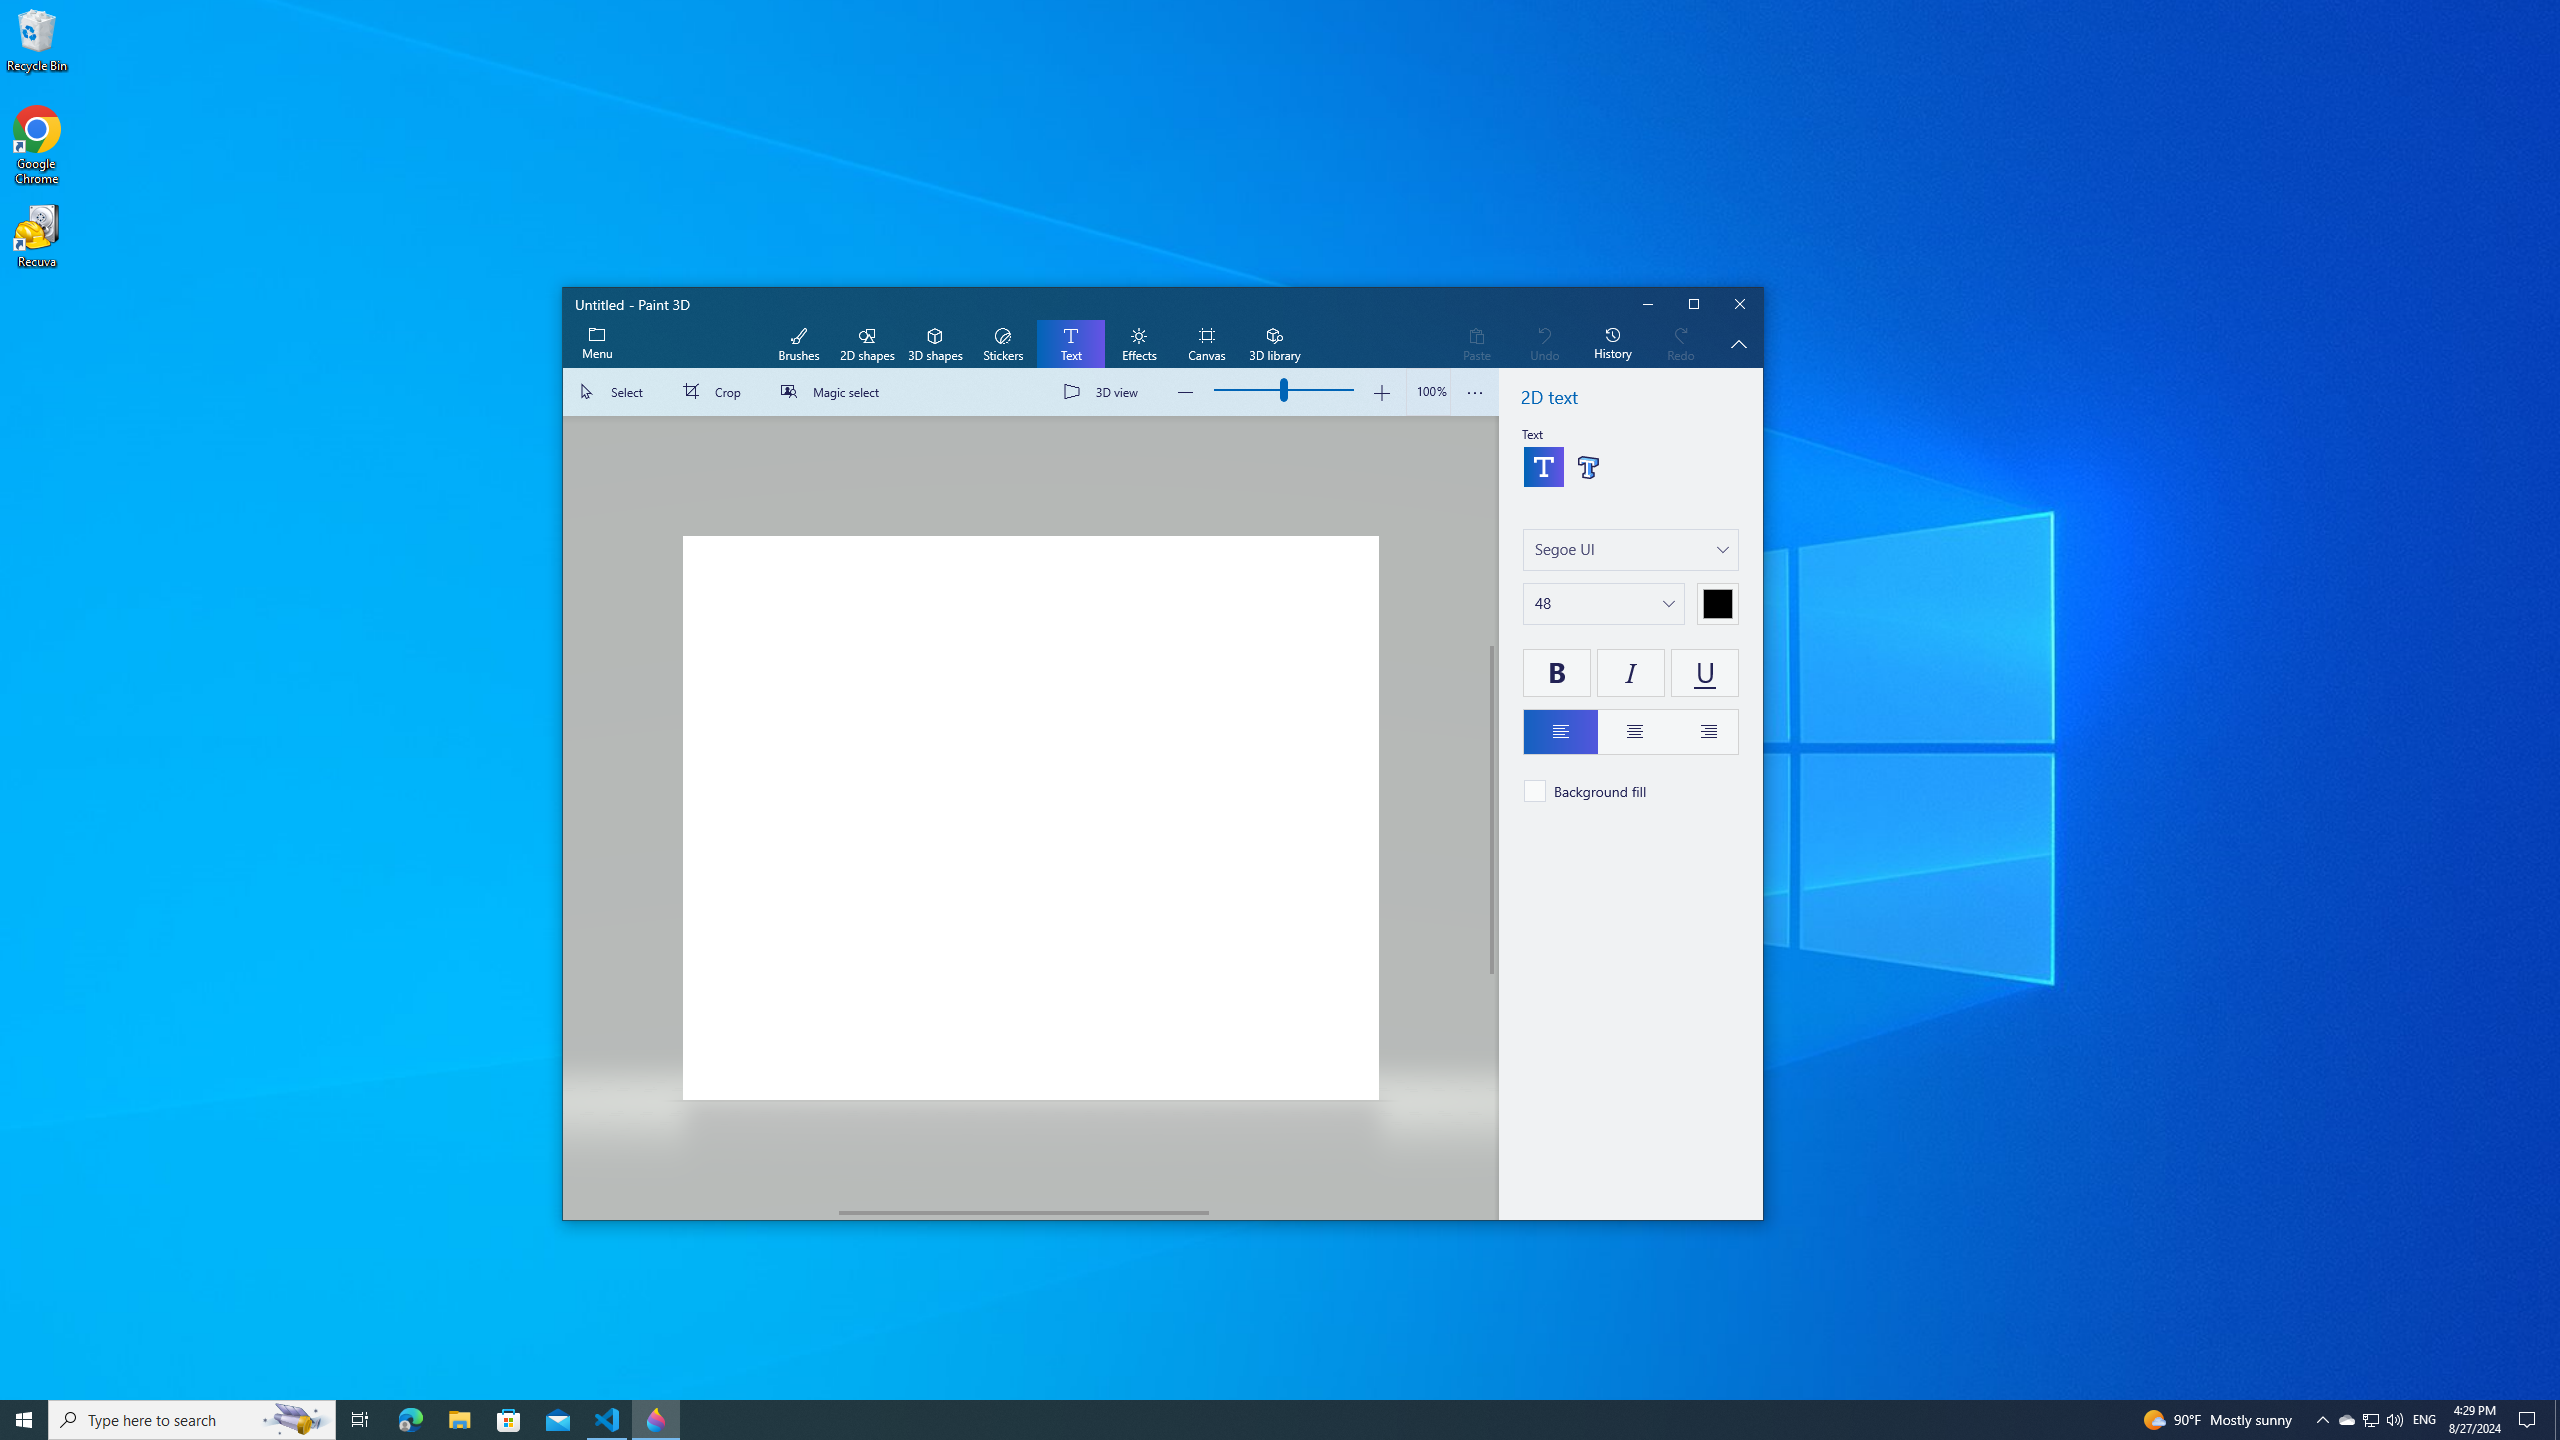  Describe the element at coordinates (1602, 604) in the screenshot. I see `'Change text size'` at that location.